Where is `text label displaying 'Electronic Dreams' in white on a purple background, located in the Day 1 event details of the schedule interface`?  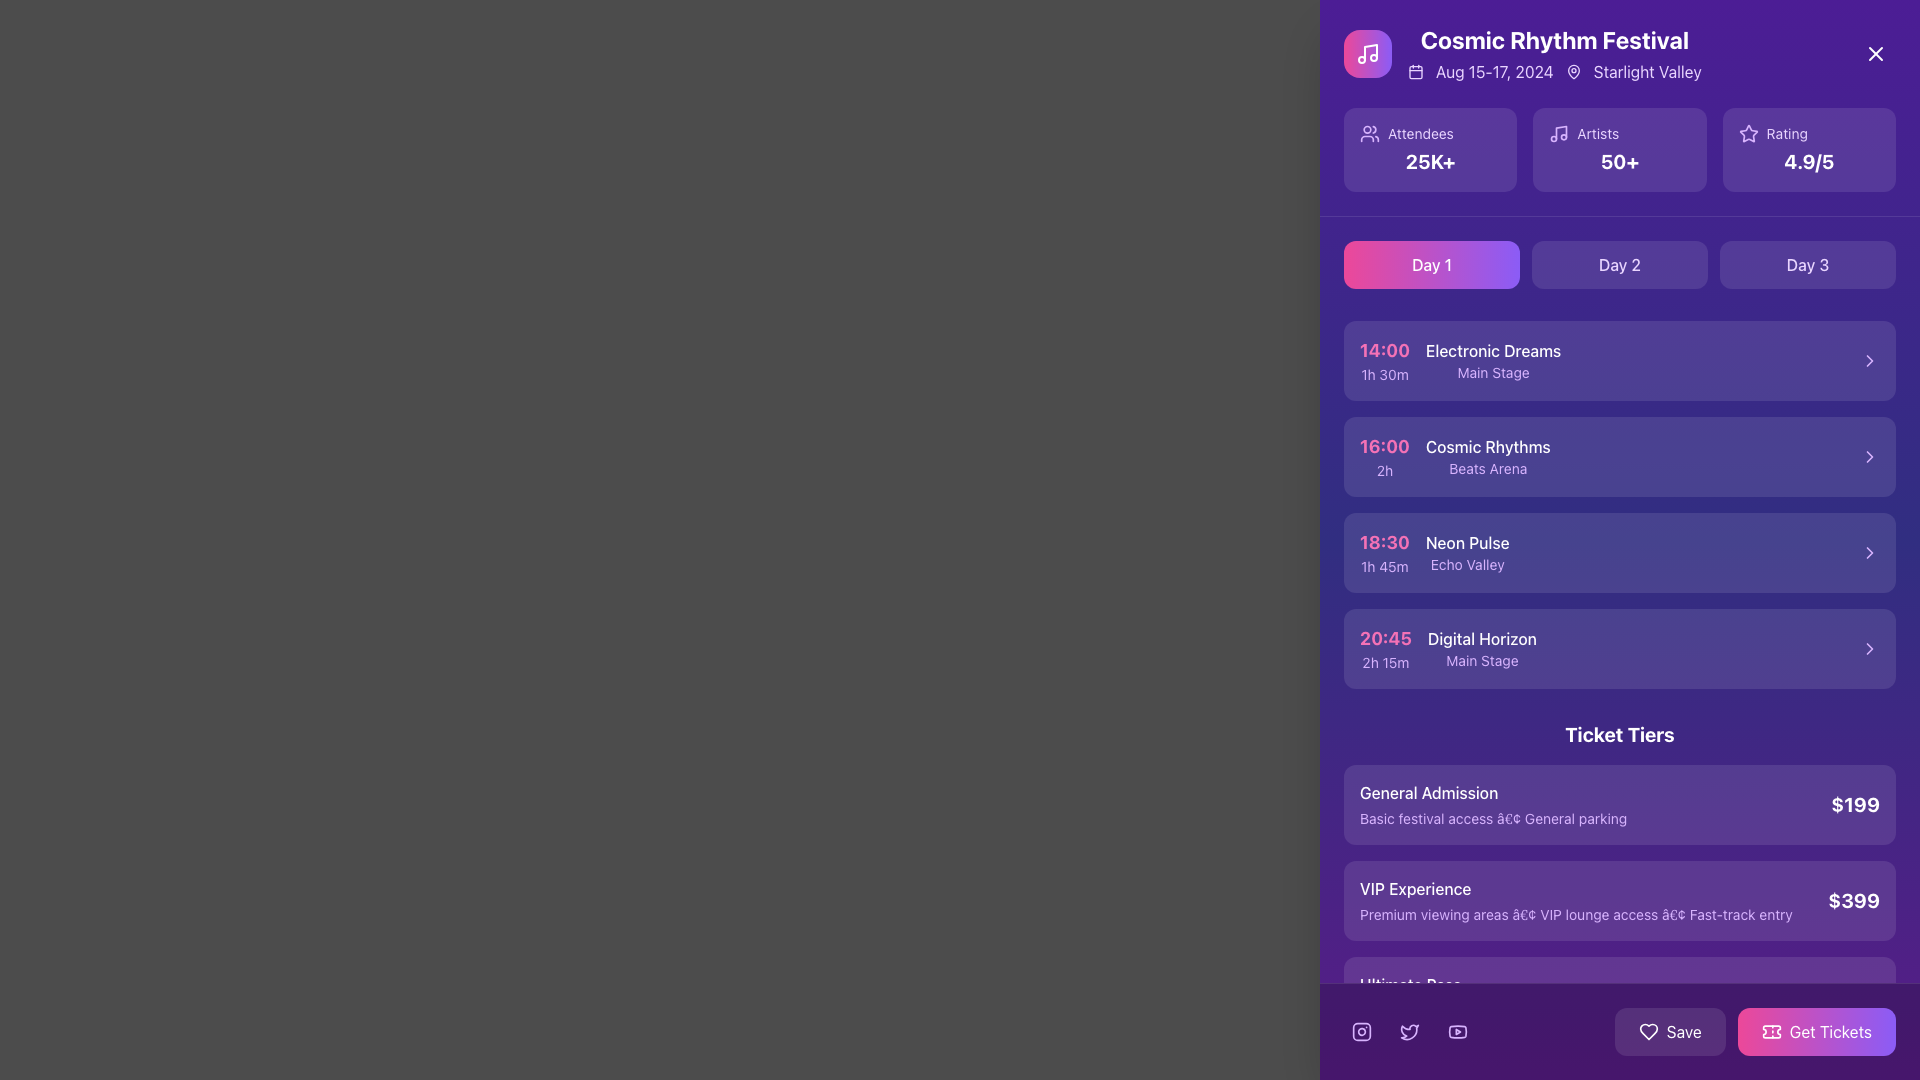
text label displaying 'Electronic Dreams' in white on a purple background, located in the Day 1 event details of the schedule interface is located at coordinates (1493, 350).